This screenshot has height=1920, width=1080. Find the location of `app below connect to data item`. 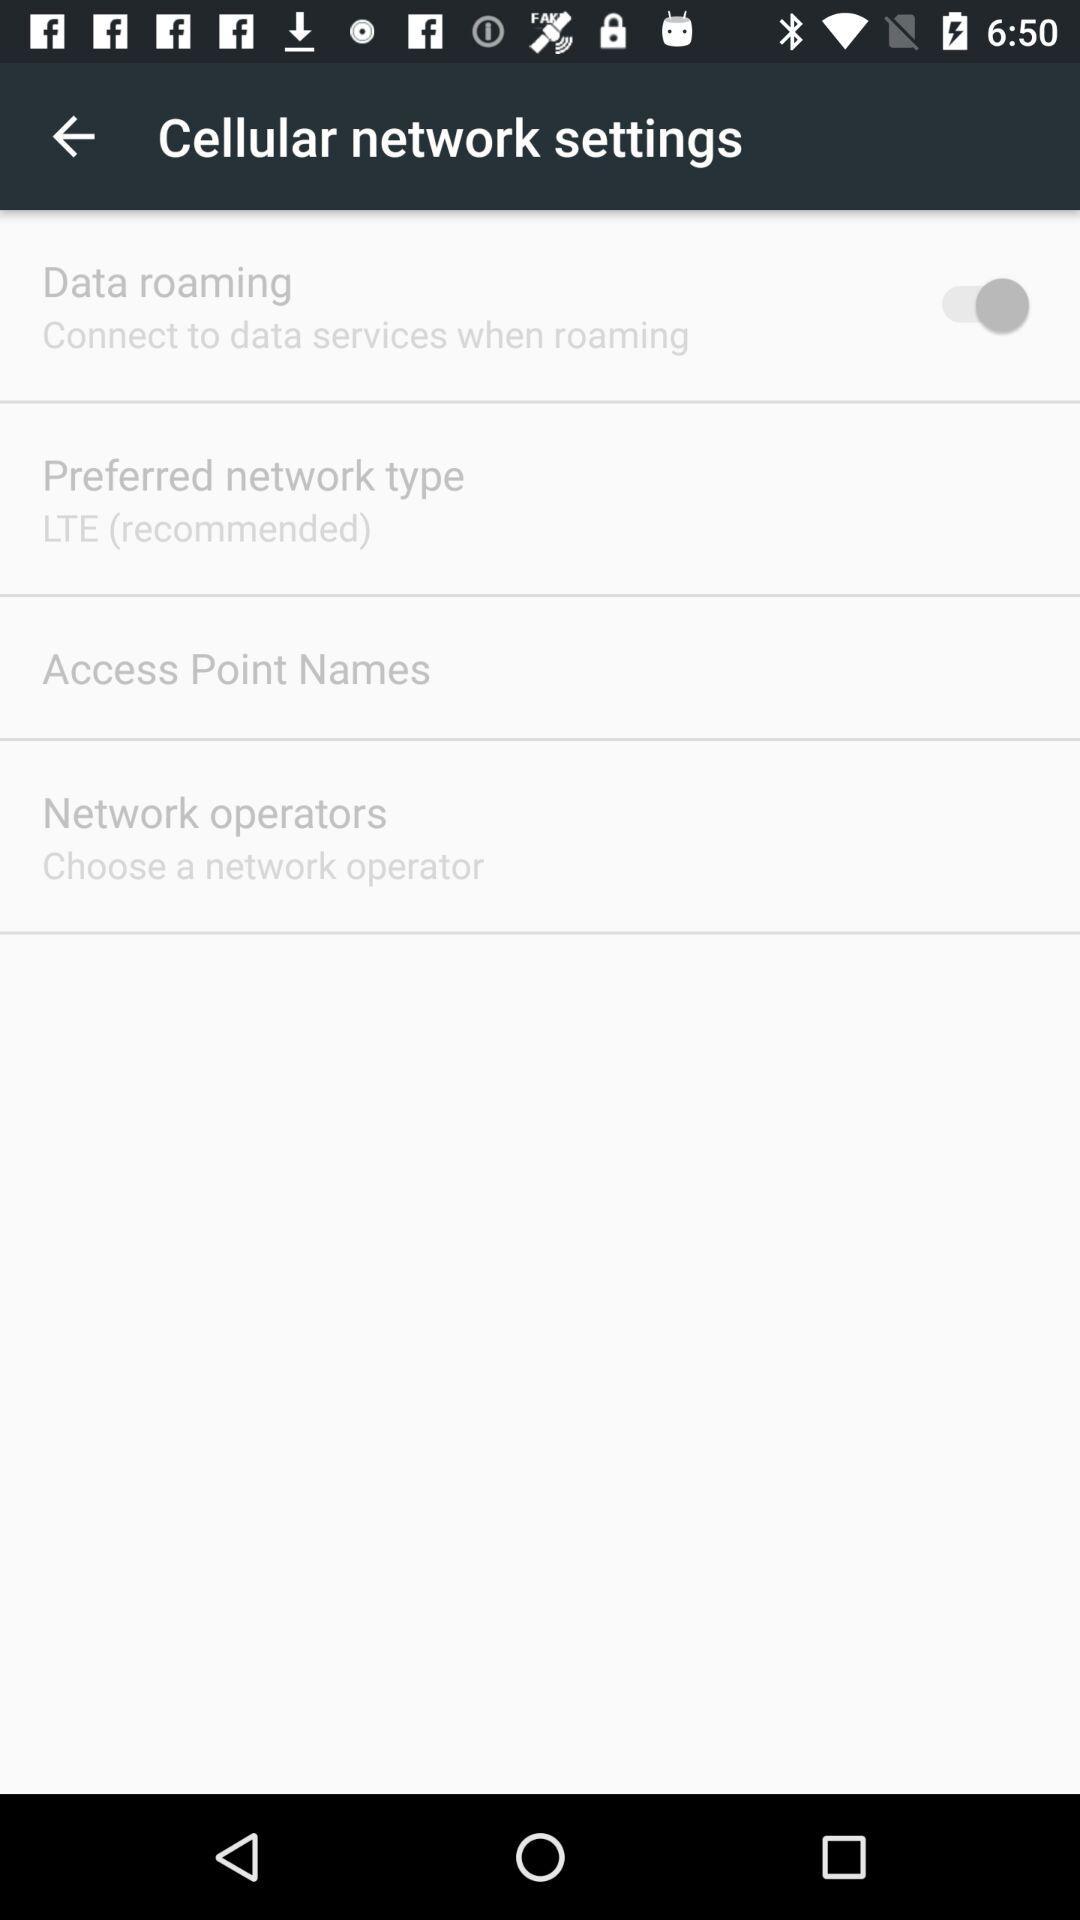

app below connect to data item is located at coordinates (252, 473).